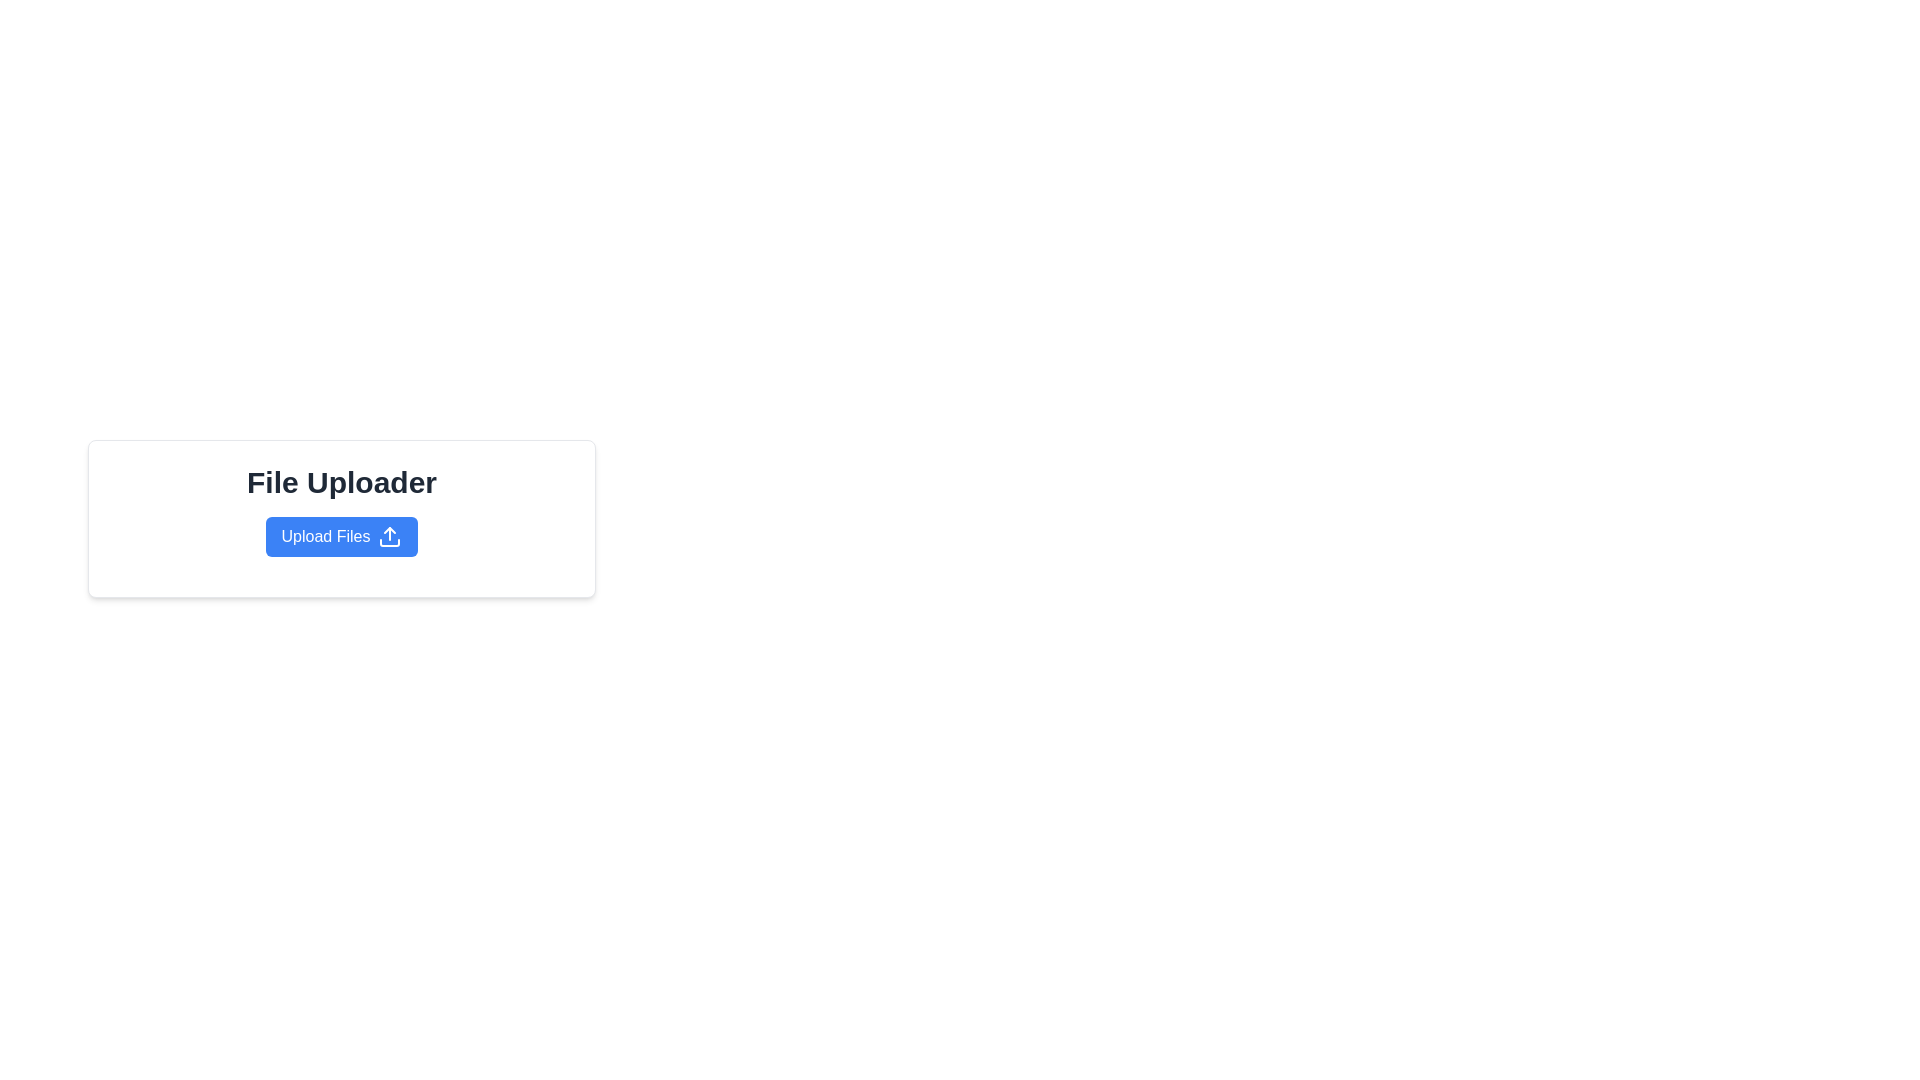  Describe the element at coordinates (390, 535) in the screenshot. I see `the blue 'Upload Files' button which contains an upload icon, located at the right side of the button's text label` at that location.